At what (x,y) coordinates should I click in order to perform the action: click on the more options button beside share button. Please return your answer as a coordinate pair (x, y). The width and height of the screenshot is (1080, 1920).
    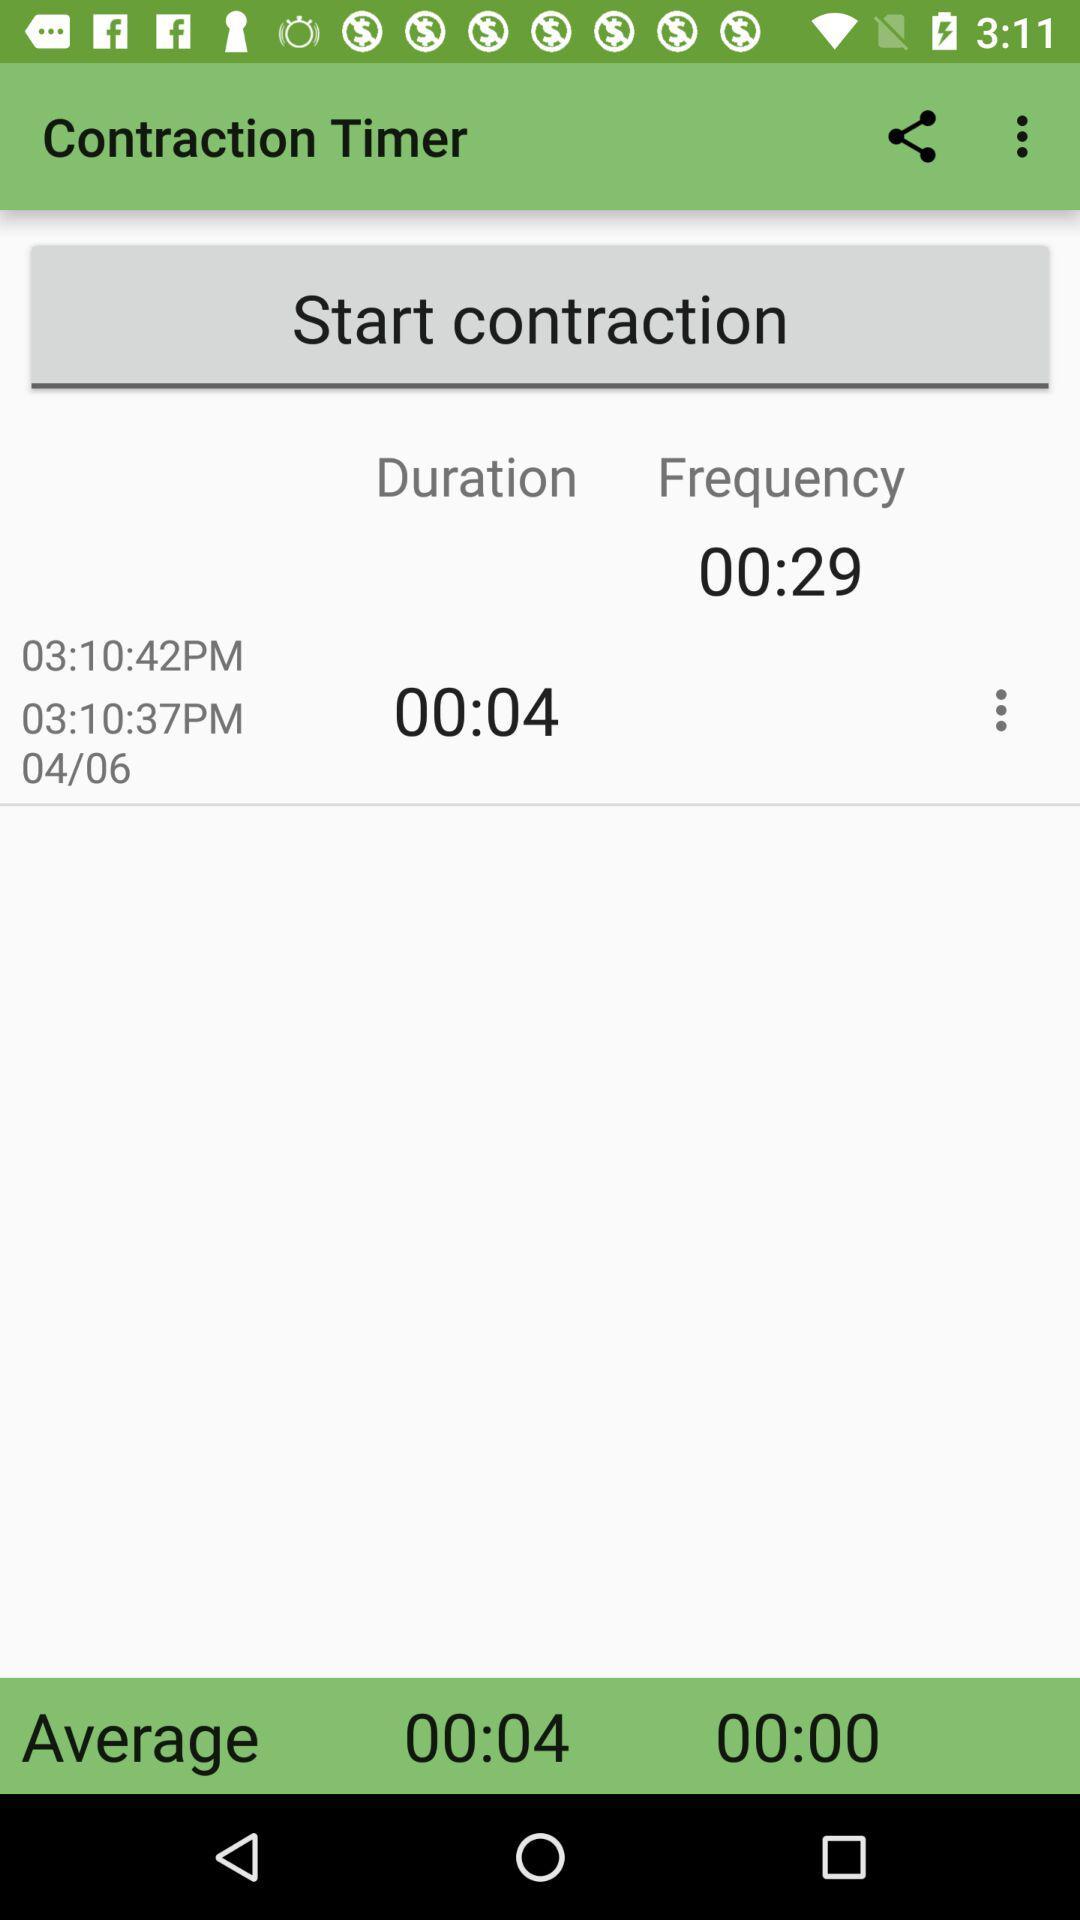
    Looking at the image, I should click on (1027, 136).